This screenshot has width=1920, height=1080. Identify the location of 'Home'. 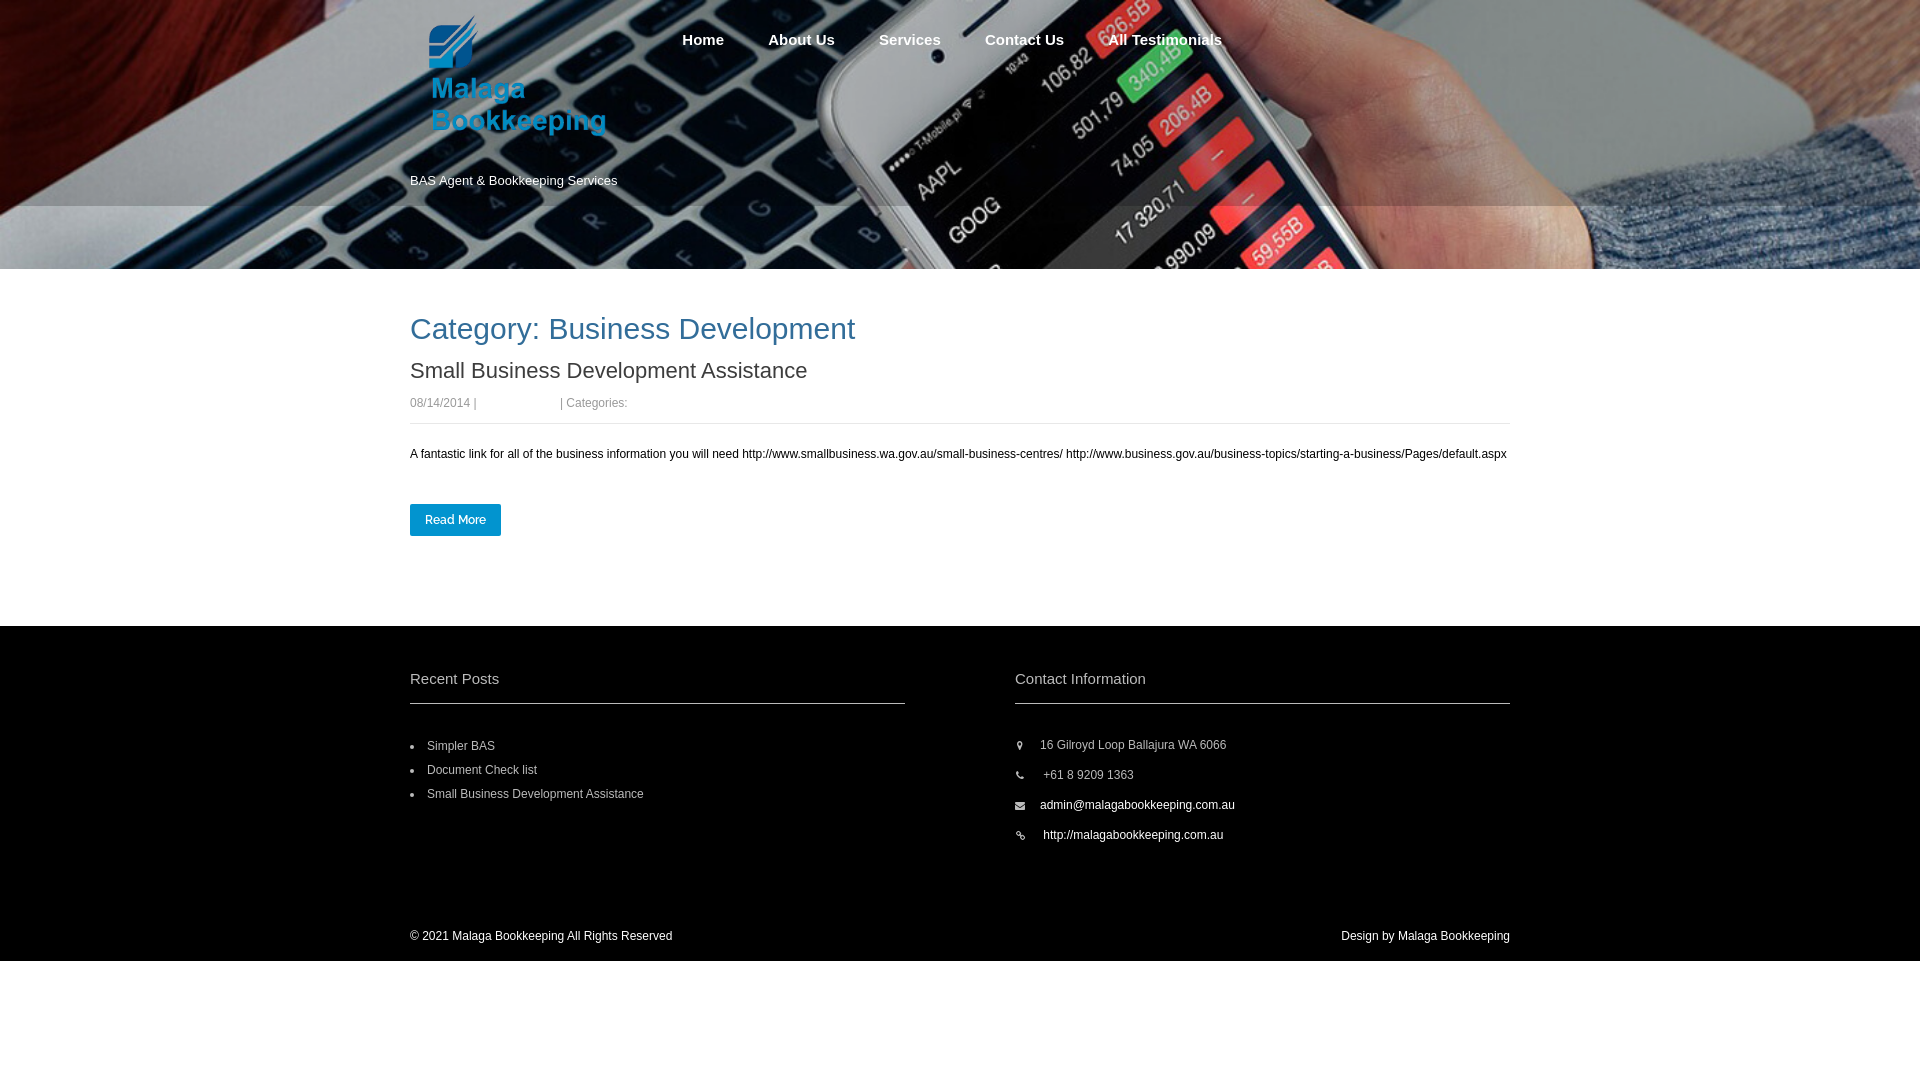
(662, 40).